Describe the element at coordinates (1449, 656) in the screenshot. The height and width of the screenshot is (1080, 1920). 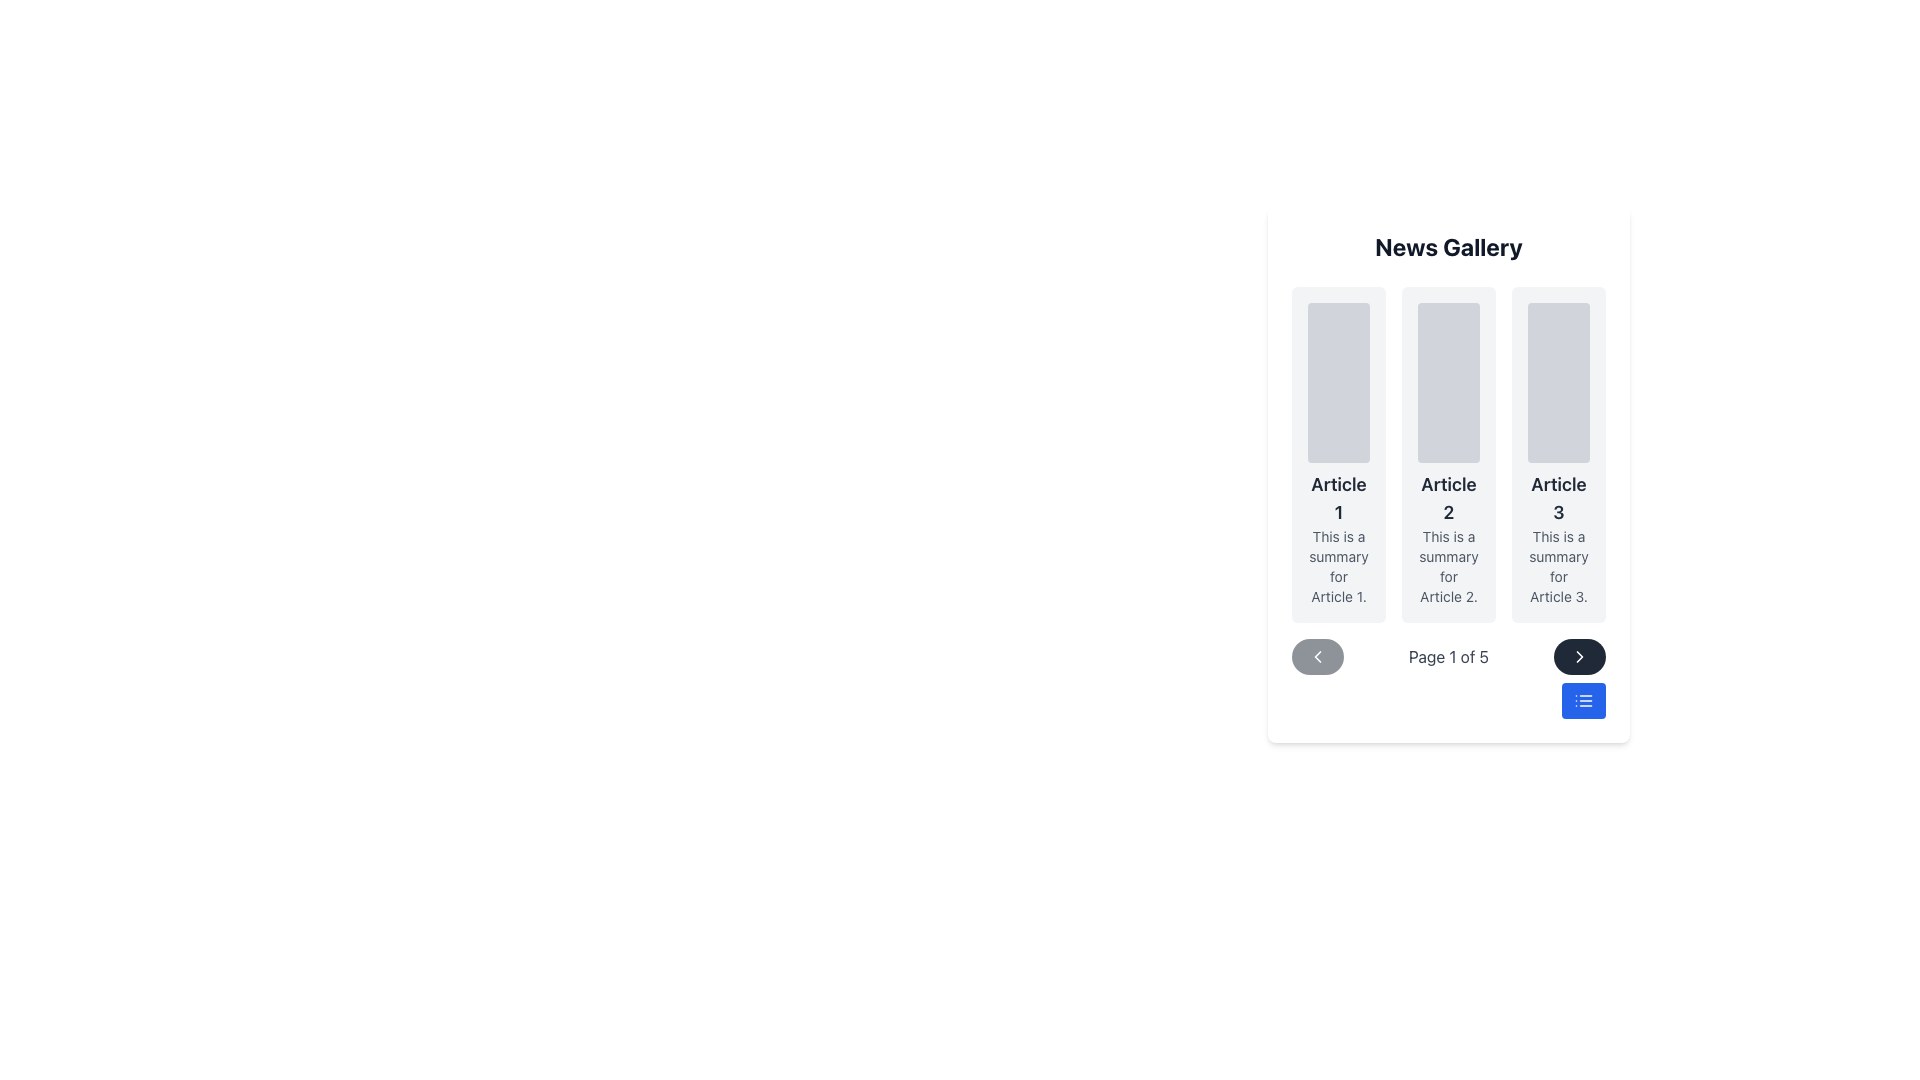
I see `the pagination indicator label located at the bottom of the layout, which displays the current and total number of pages and is horizontally centered with circular buttons on either side` at that location.